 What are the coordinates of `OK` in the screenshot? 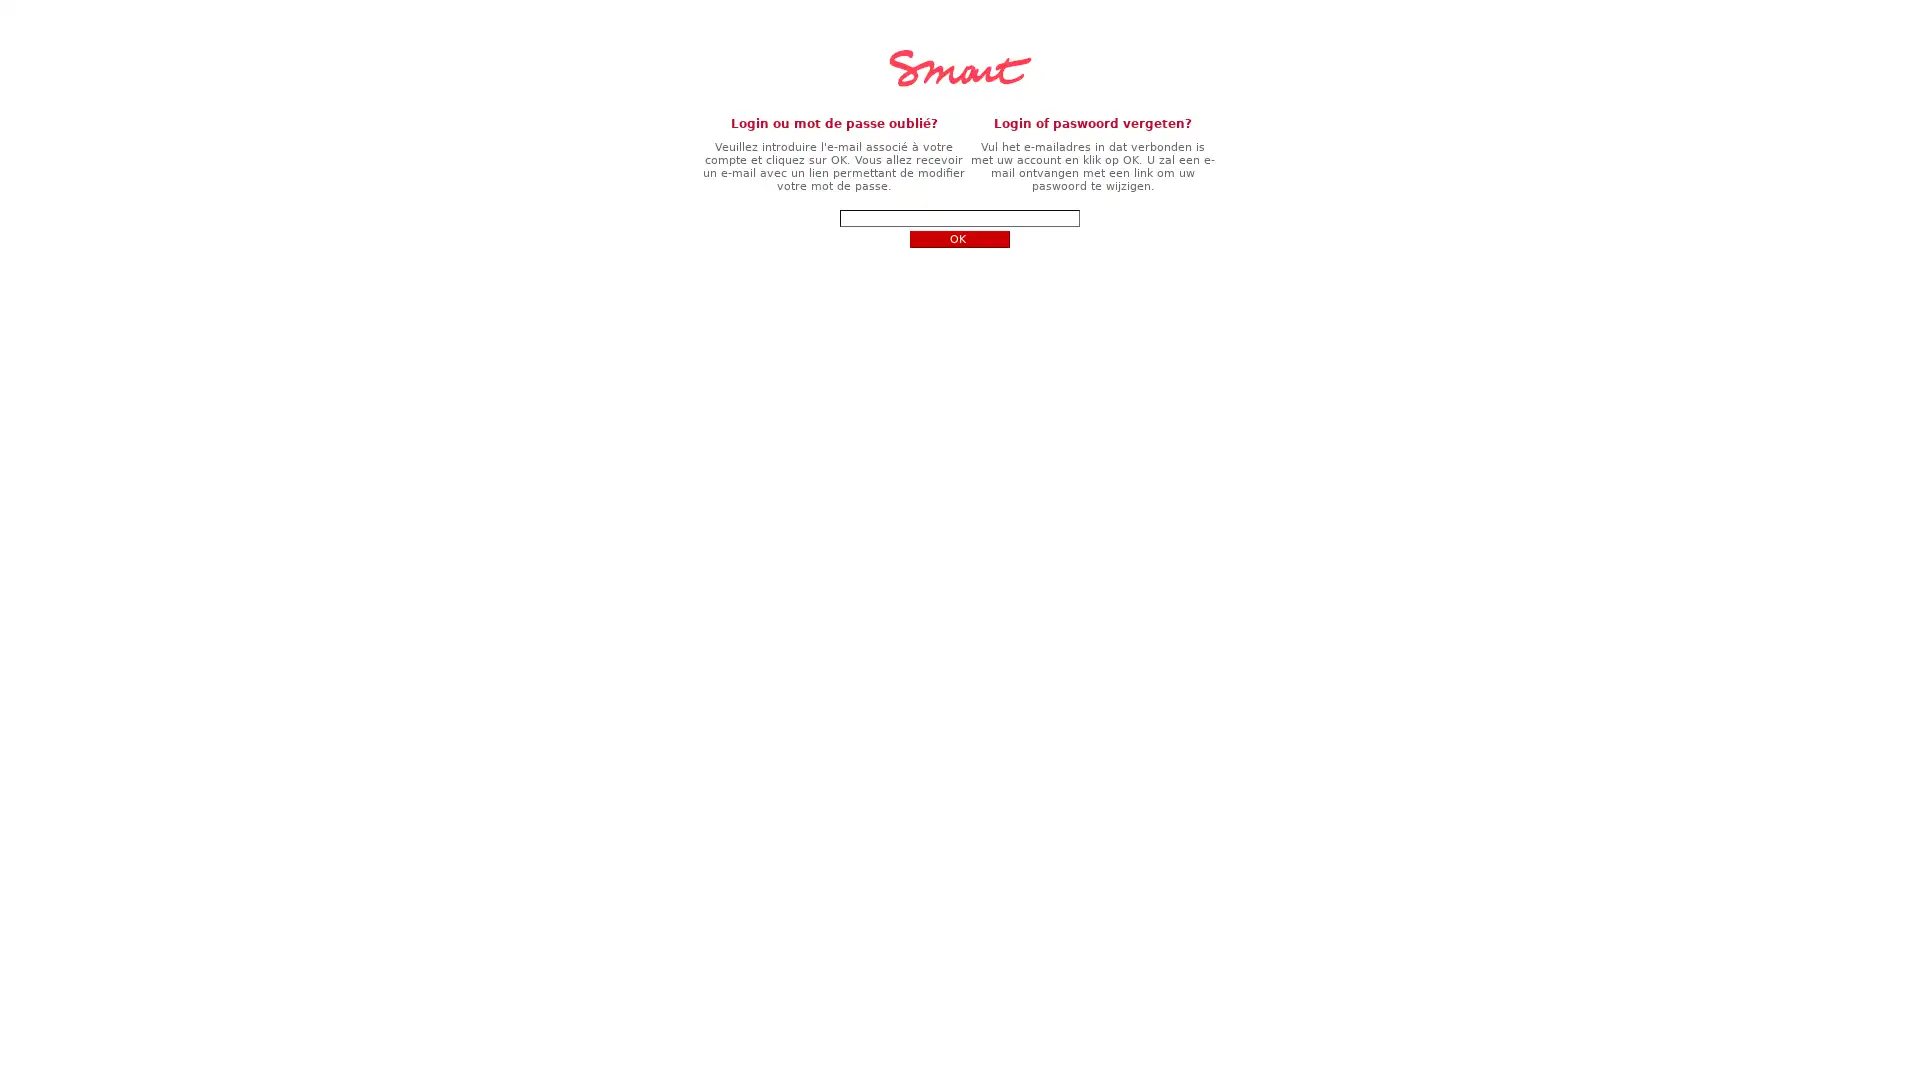 It's located at (960, 237).